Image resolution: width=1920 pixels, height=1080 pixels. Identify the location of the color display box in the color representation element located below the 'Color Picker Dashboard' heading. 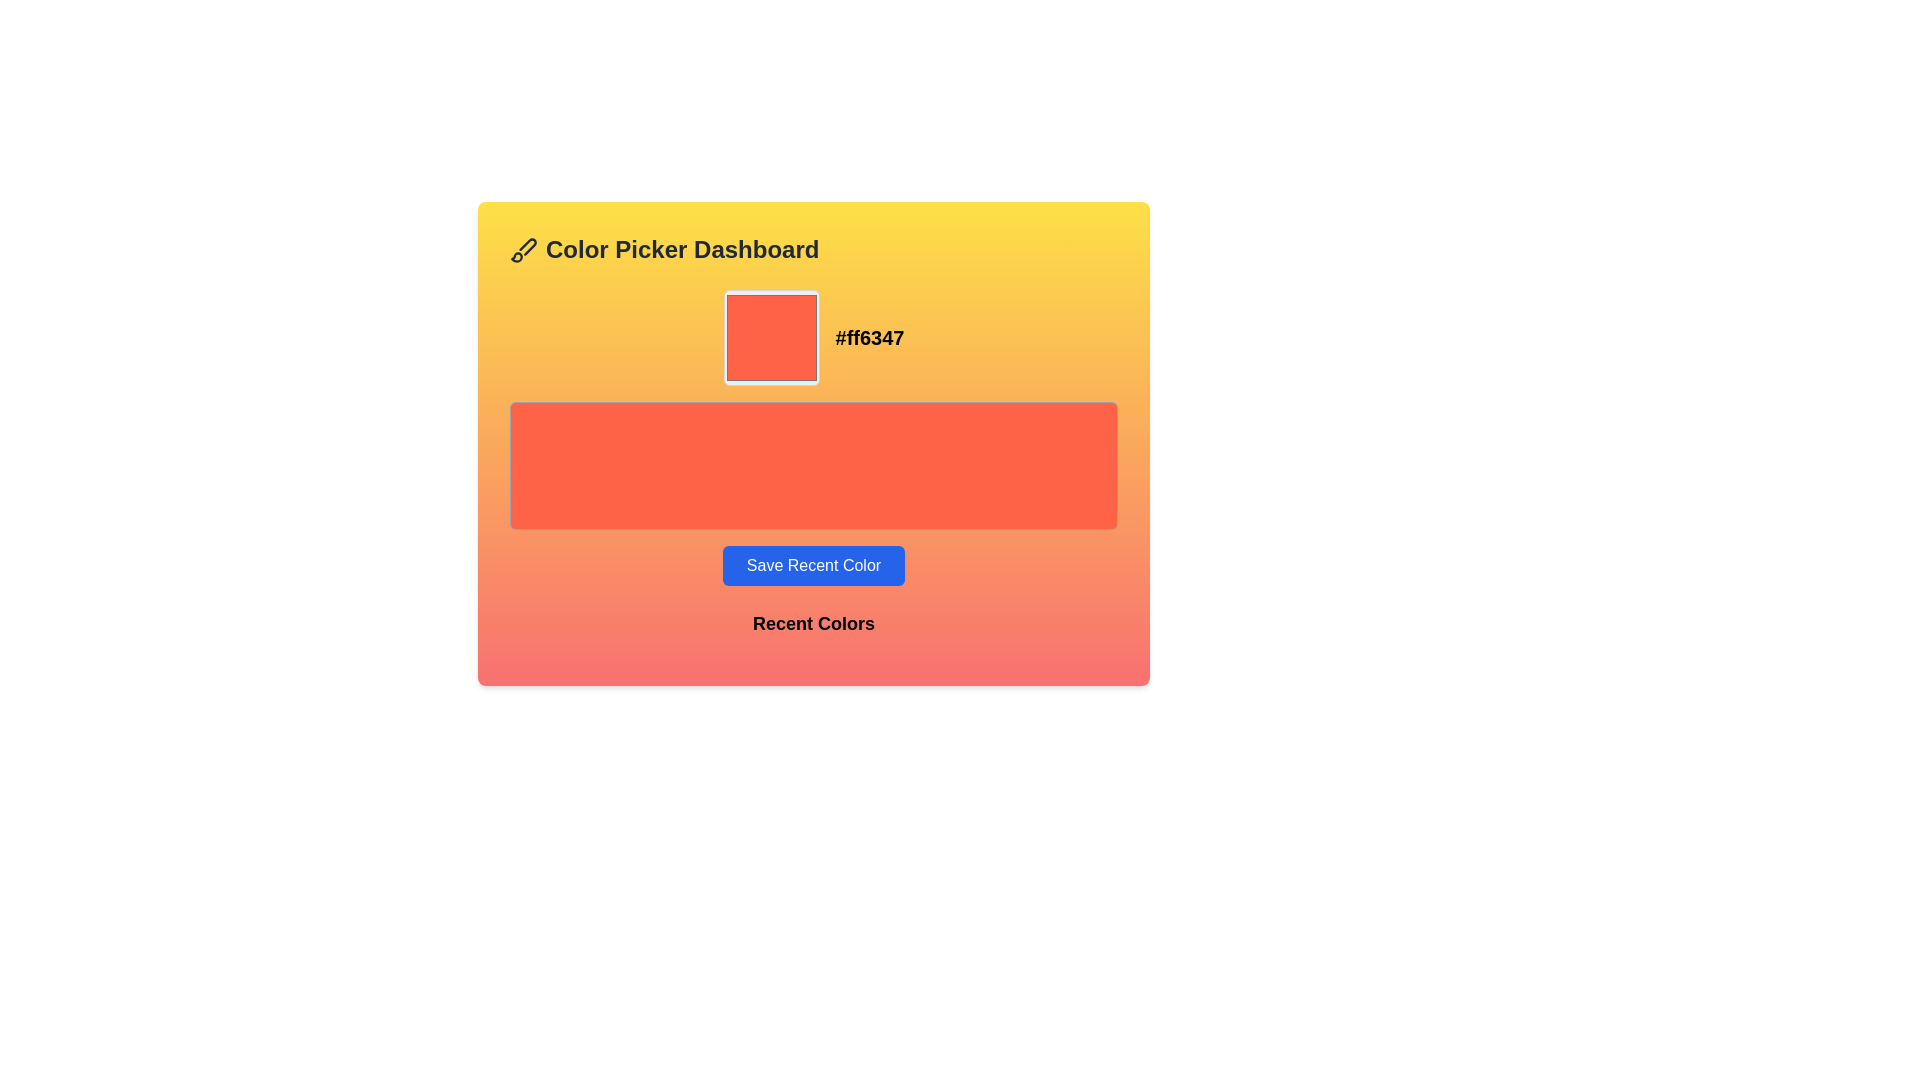
(814, 337).